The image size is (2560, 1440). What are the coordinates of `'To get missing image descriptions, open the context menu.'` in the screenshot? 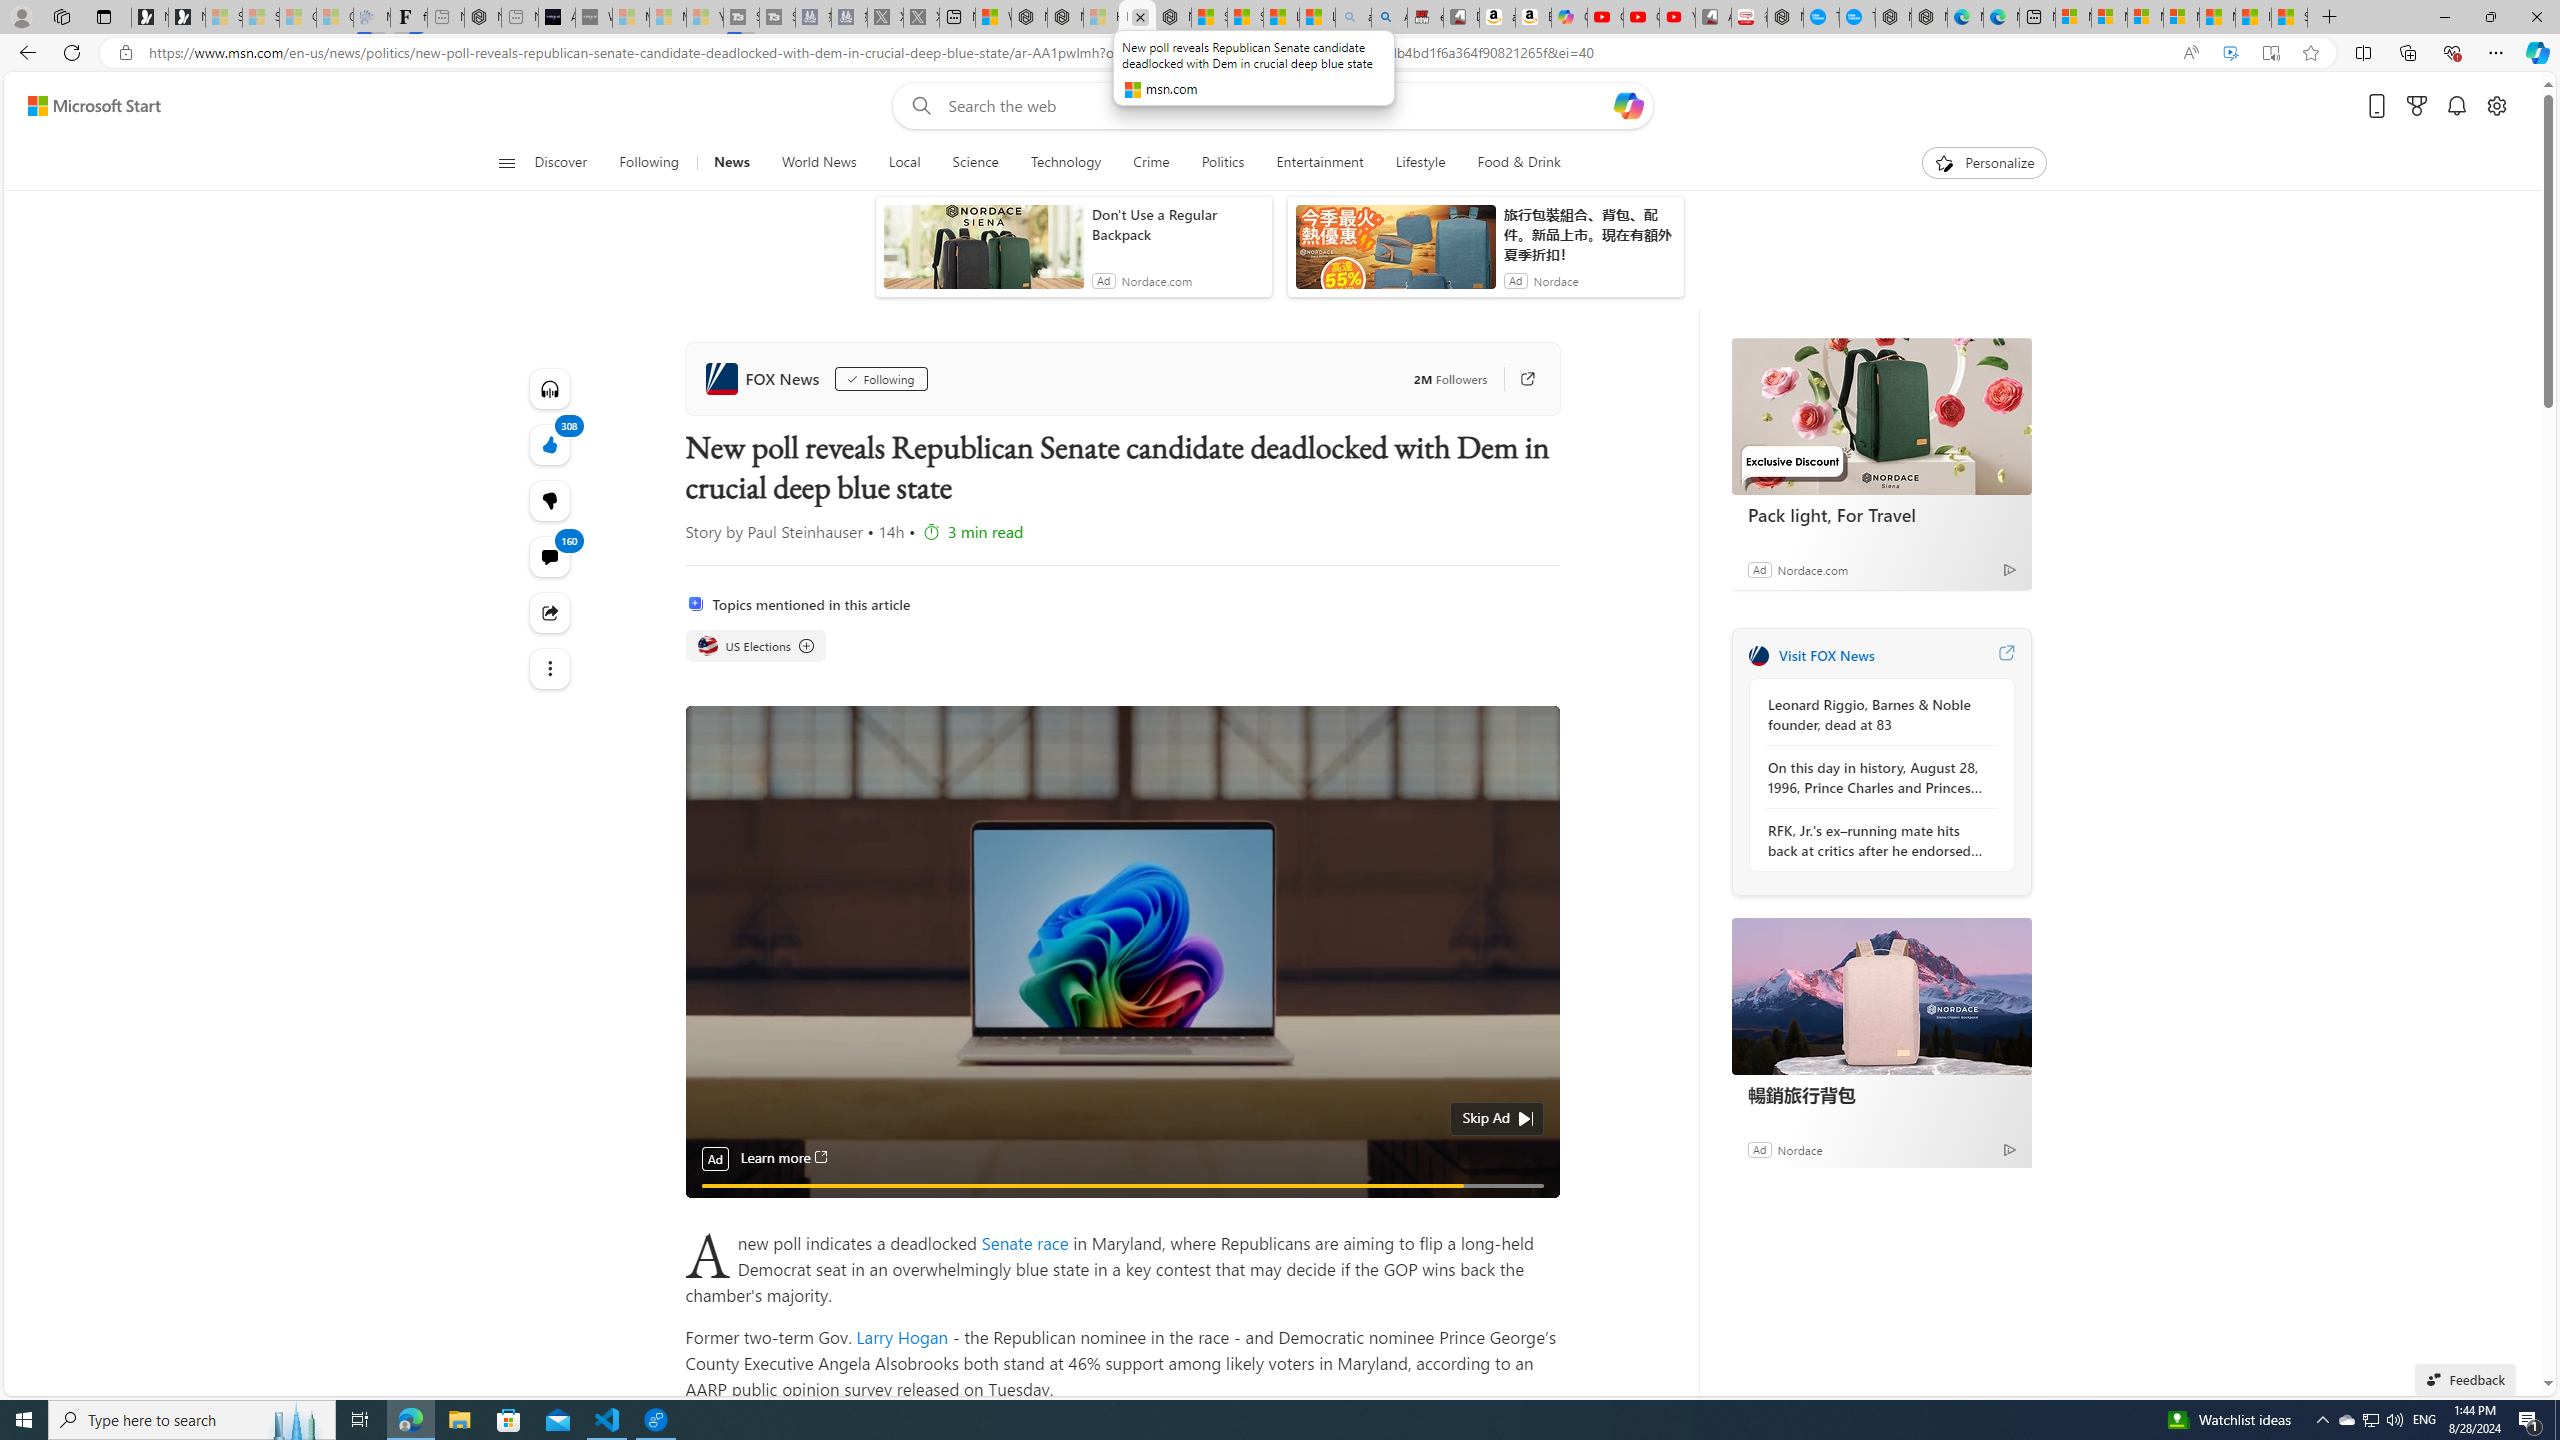 It's located at (1944, 161).